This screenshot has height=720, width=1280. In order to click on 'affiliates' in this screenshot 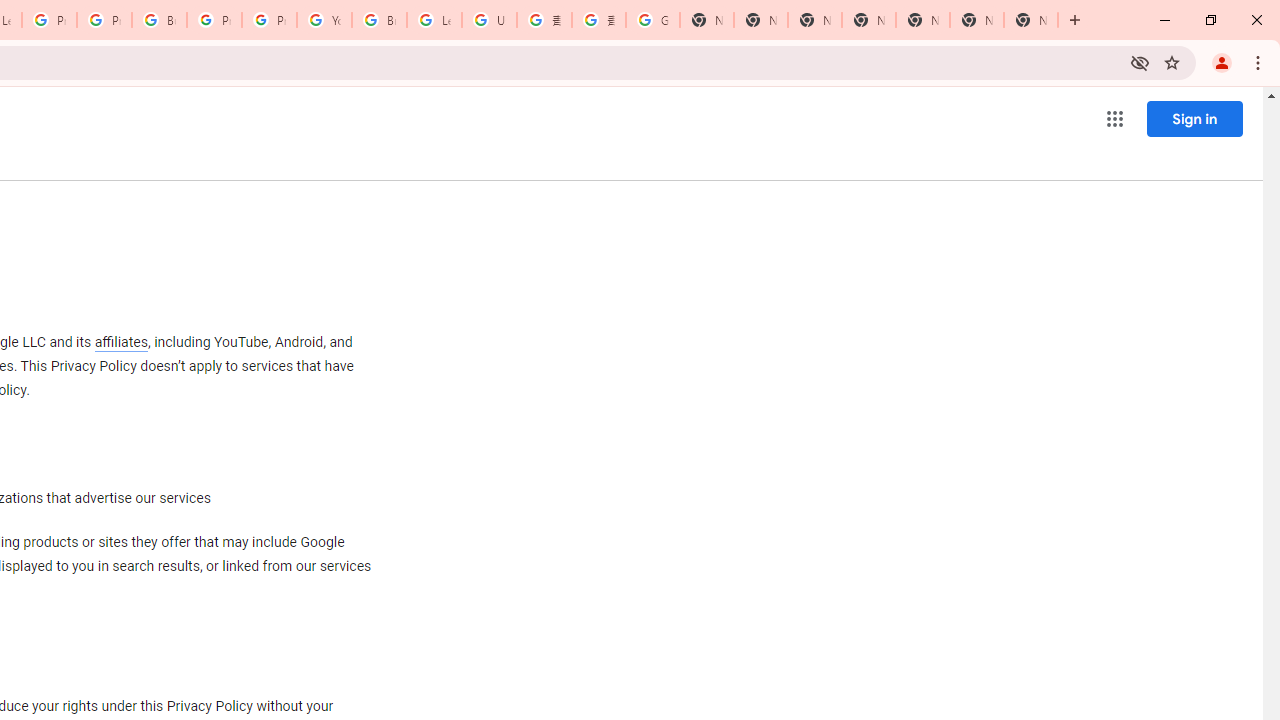, I will do `click(119, 341)`.